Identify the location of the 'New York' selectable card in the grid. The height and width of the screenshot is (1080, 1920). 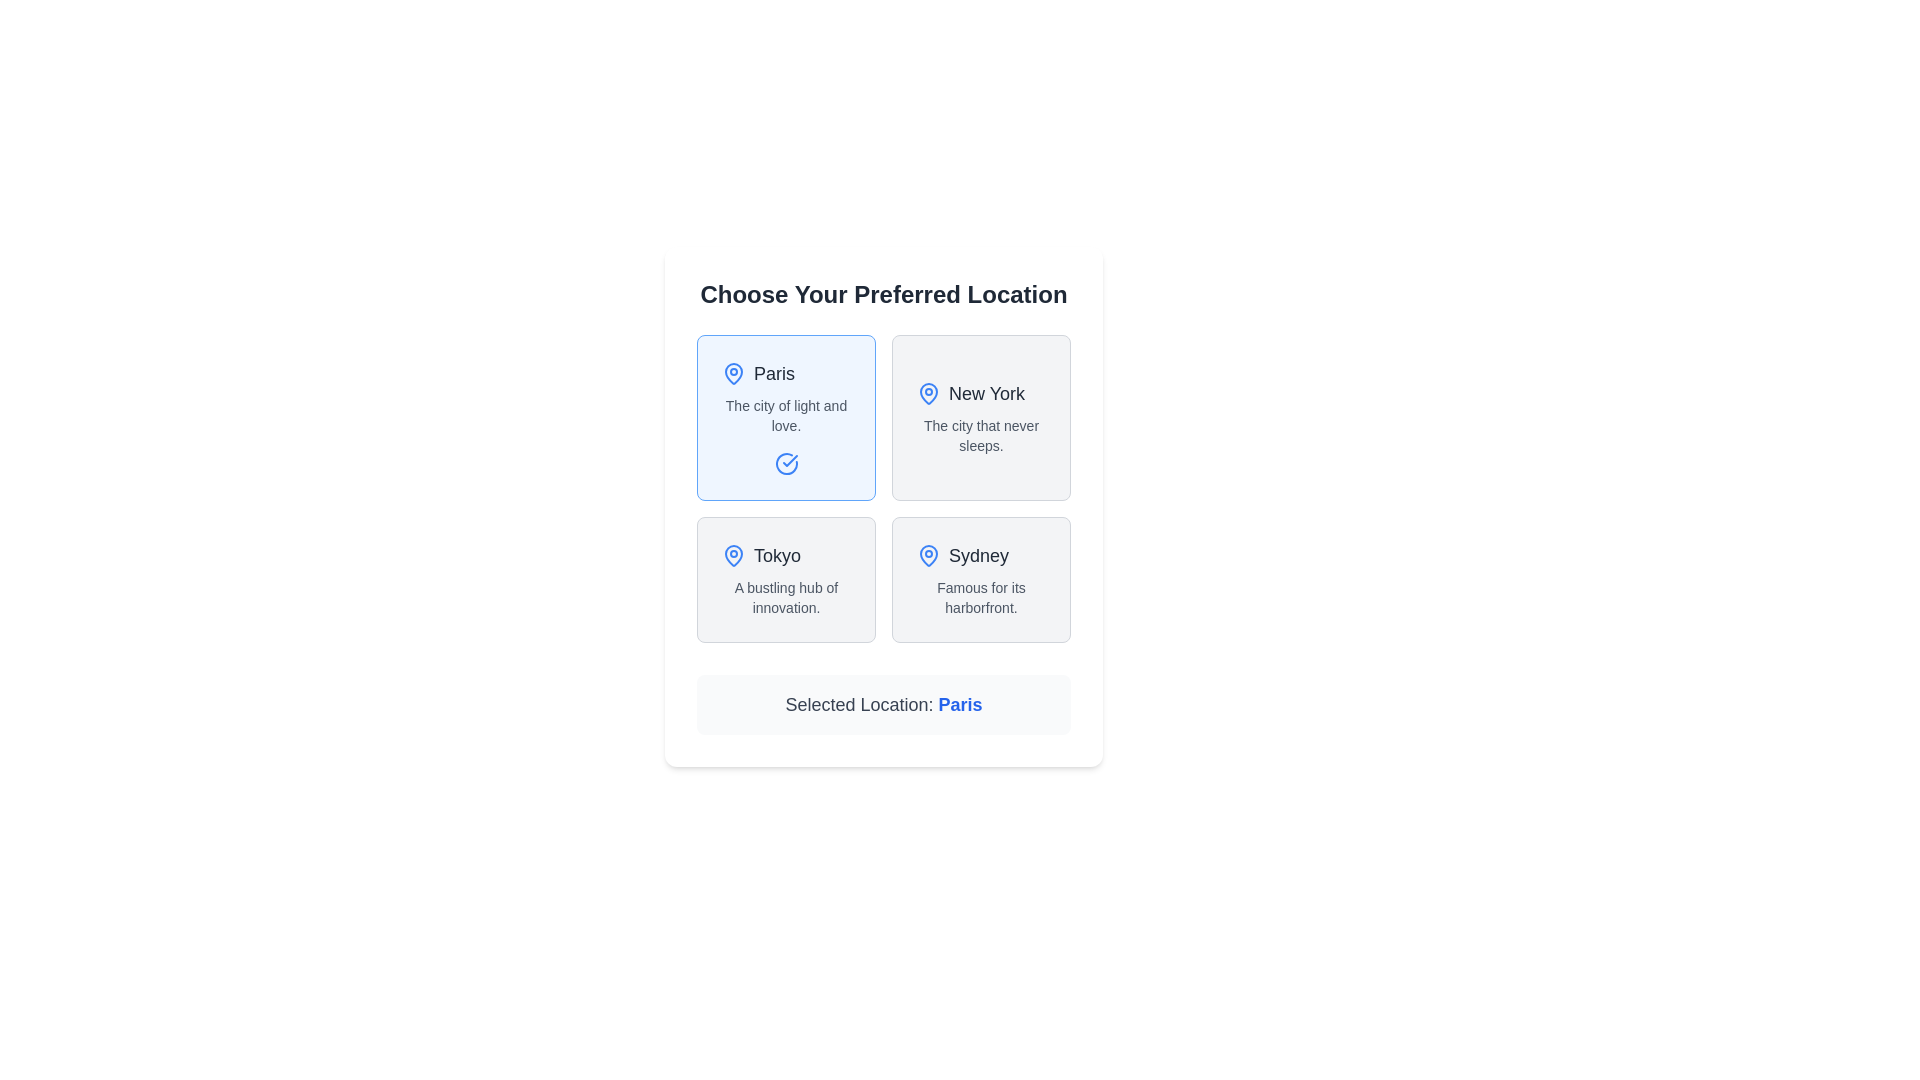
(981, 416).